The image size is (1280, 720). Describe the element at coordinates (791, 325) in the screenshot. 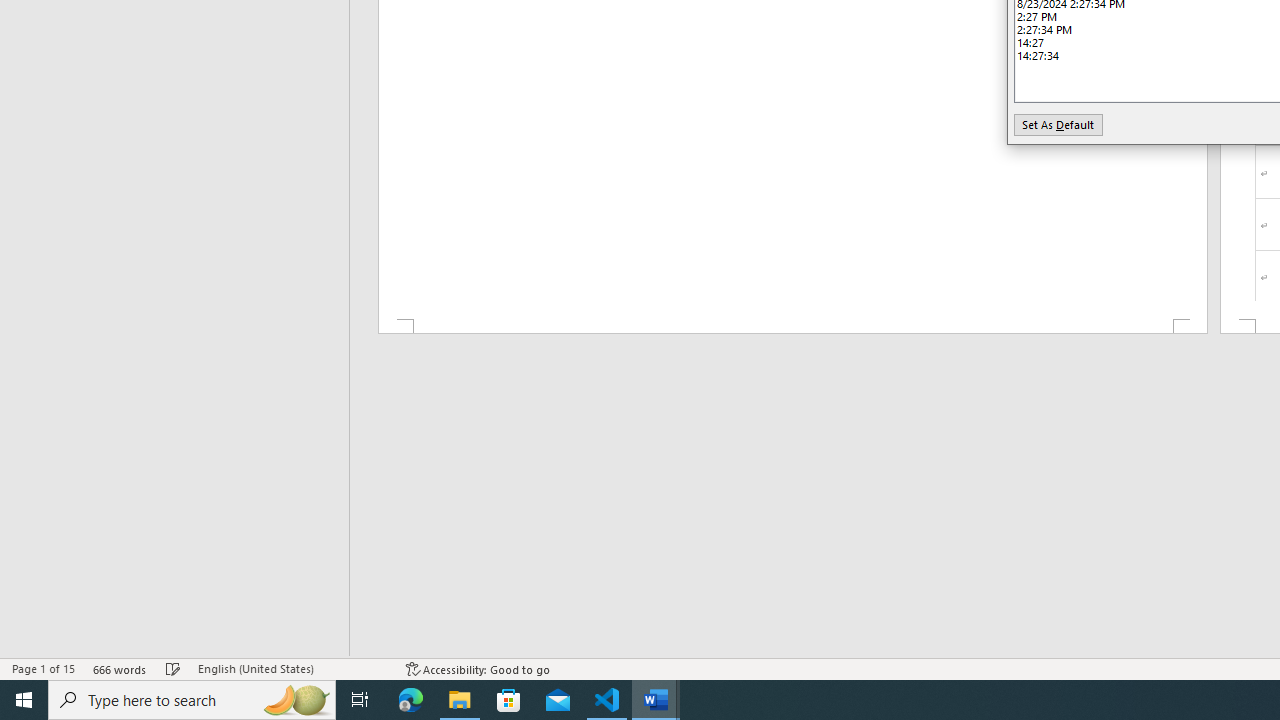

I see `'Footer -Section 1-'` at that location.